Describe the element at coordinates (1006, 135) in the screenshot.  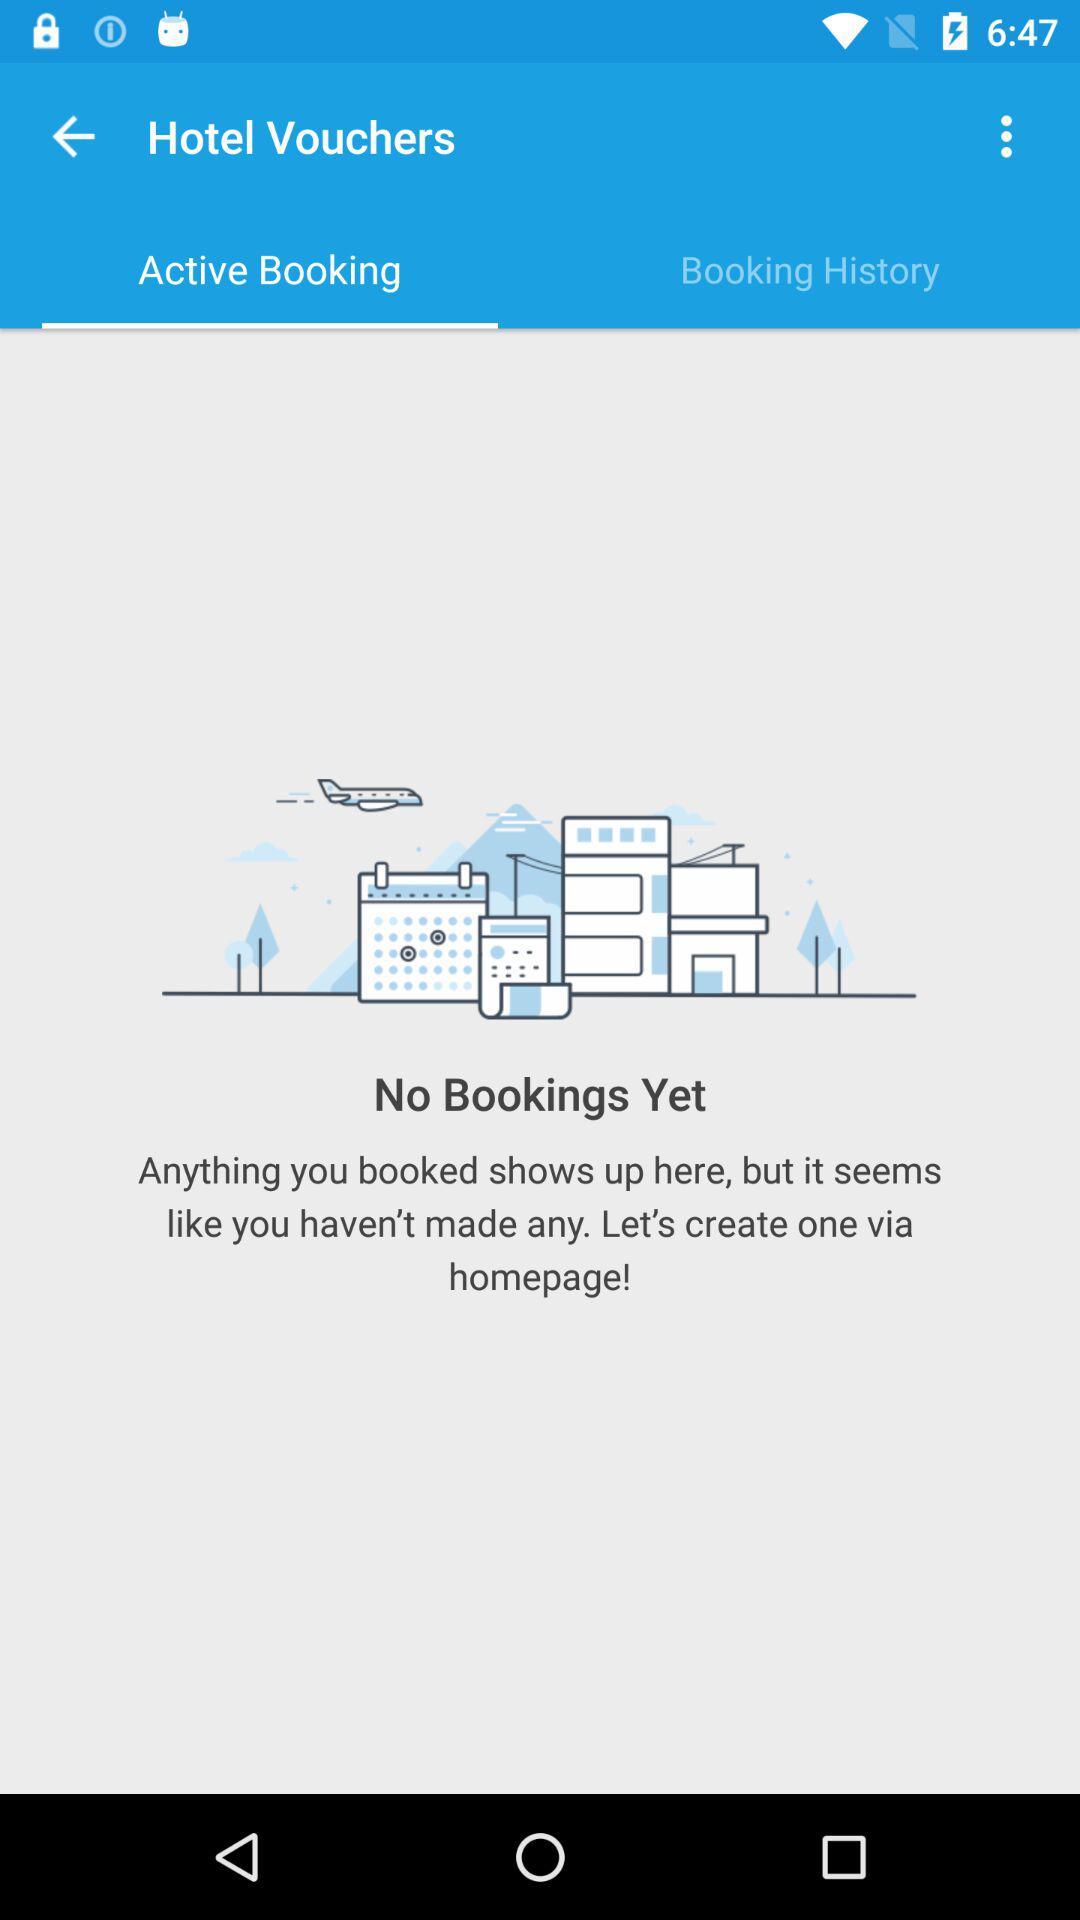
I see `clique para abrir as opes` at that location.